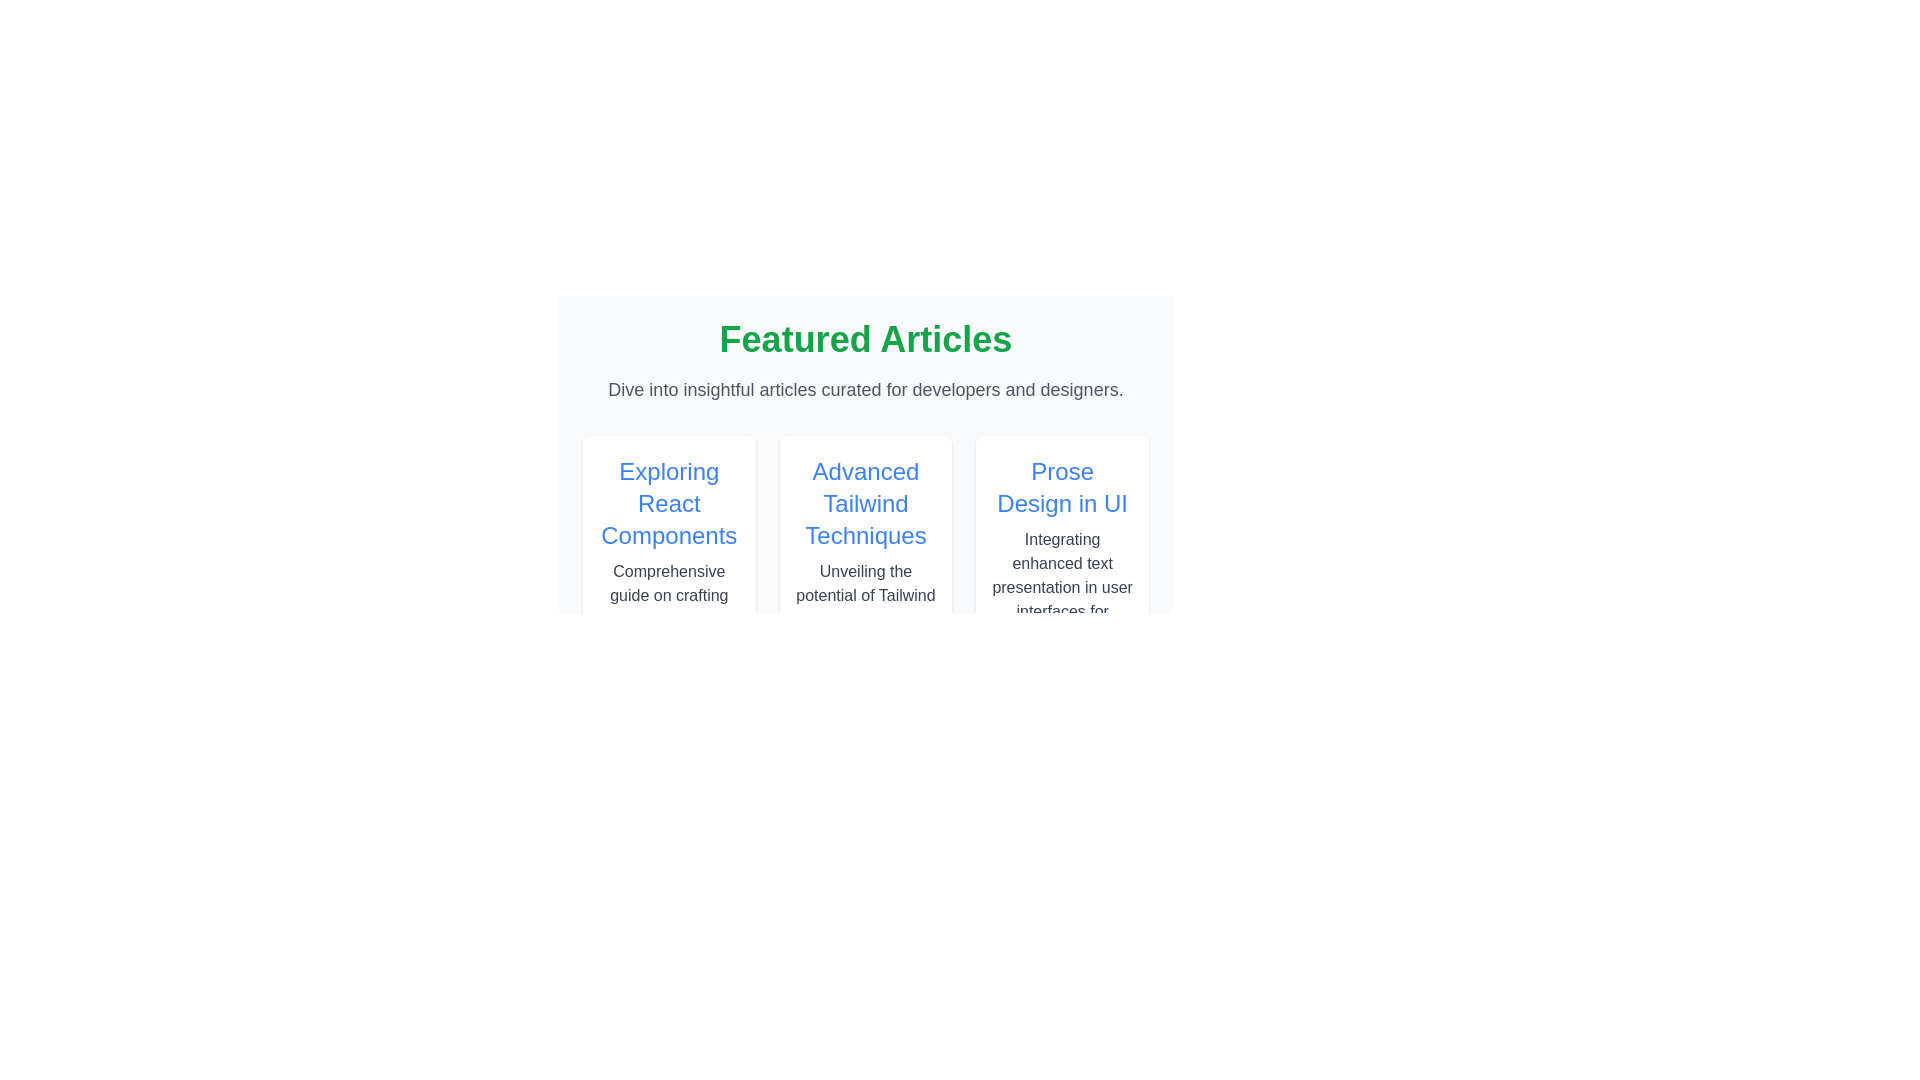 The height and width of the screenshot is (1080, 1920). Describe the element at coordinates (1061, 551) in the screenshot. I see `the third card titled 'Prose Design in UI', which features a blue title and gray description text, positioned to the right of 'Advanced Tailwind Techniques'` at that location.